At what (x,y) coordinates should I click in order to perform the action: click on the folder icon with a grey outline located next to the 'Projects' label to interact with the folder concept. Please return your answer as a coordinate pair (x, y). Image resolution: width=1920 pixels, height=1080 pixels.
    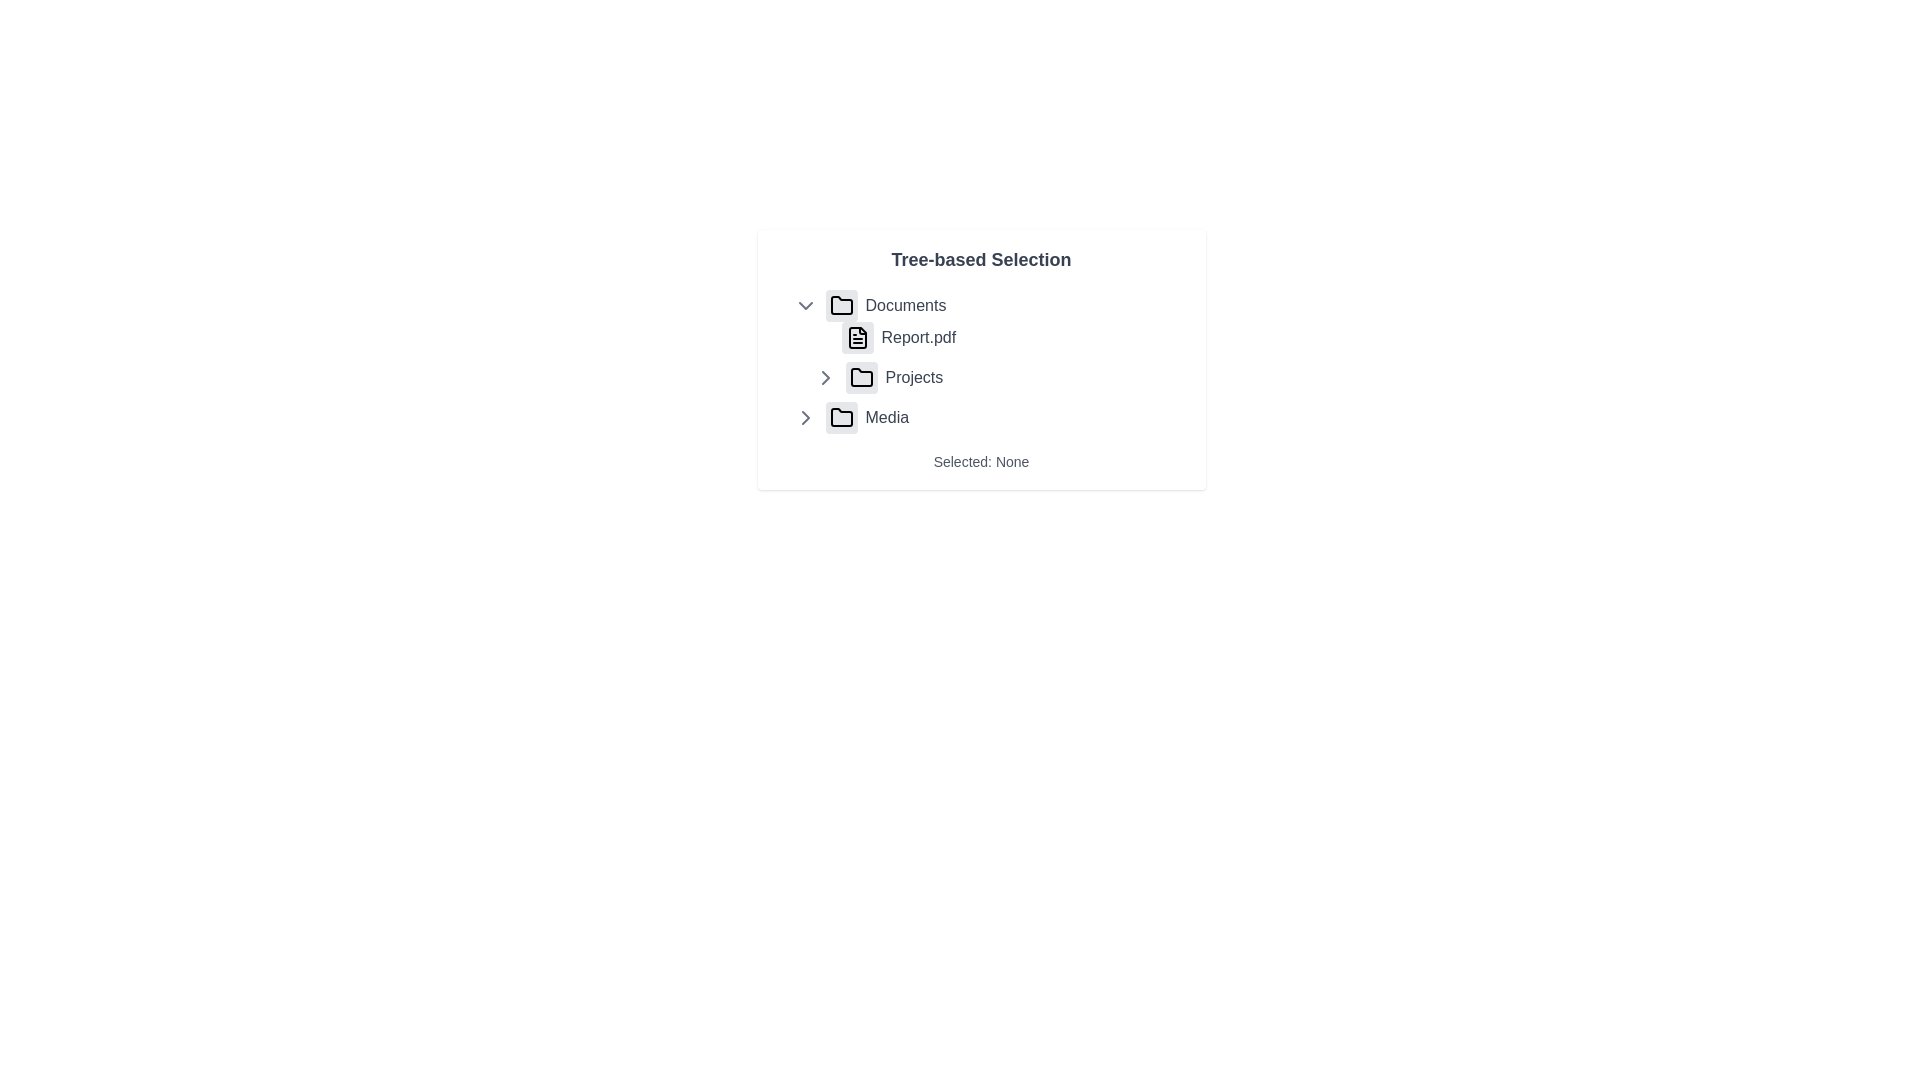
    Looking at the image, I should click on (861, 378).